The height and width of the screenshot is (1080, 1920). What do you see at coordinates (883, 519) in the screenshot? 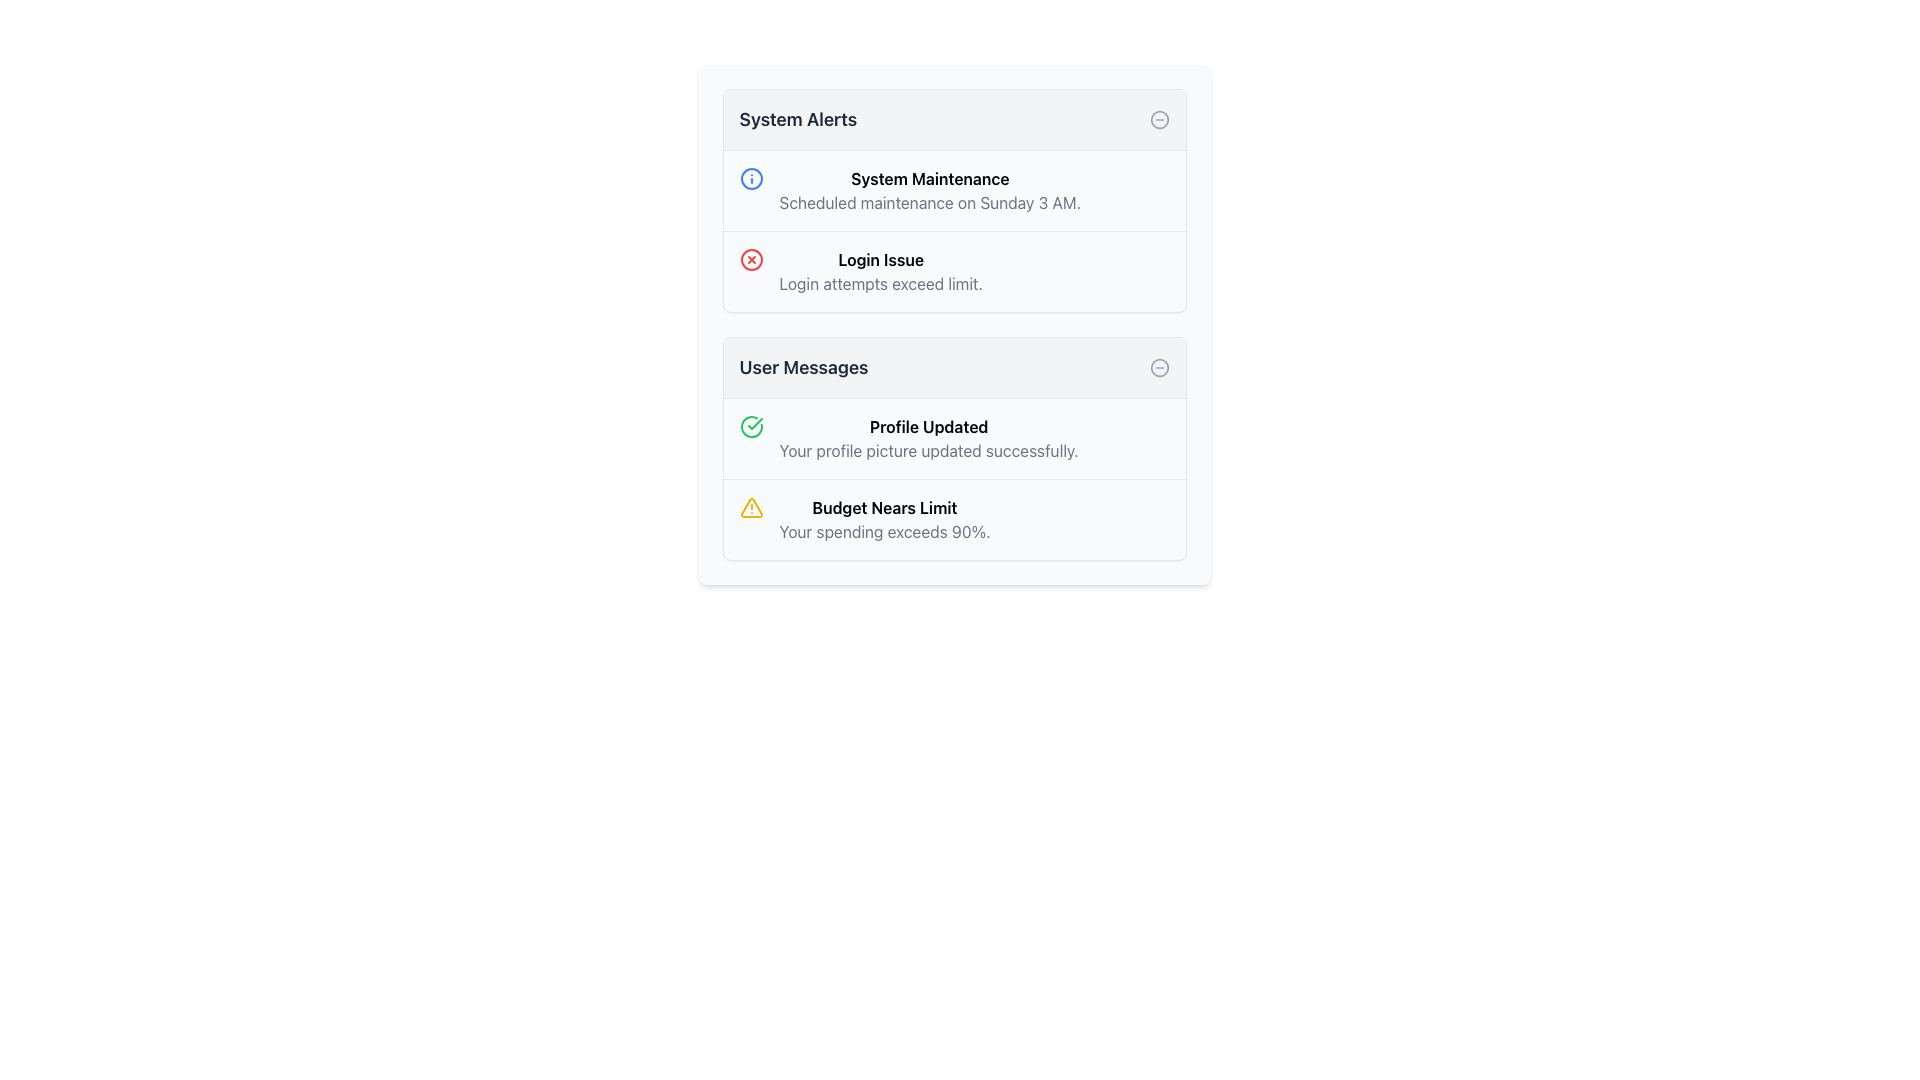
I see `static text notification element that warns the user about exceeding 90% of their budget, located in the 'User Messages' section below 'Profile Updated'` at bounding box center [883, 519].